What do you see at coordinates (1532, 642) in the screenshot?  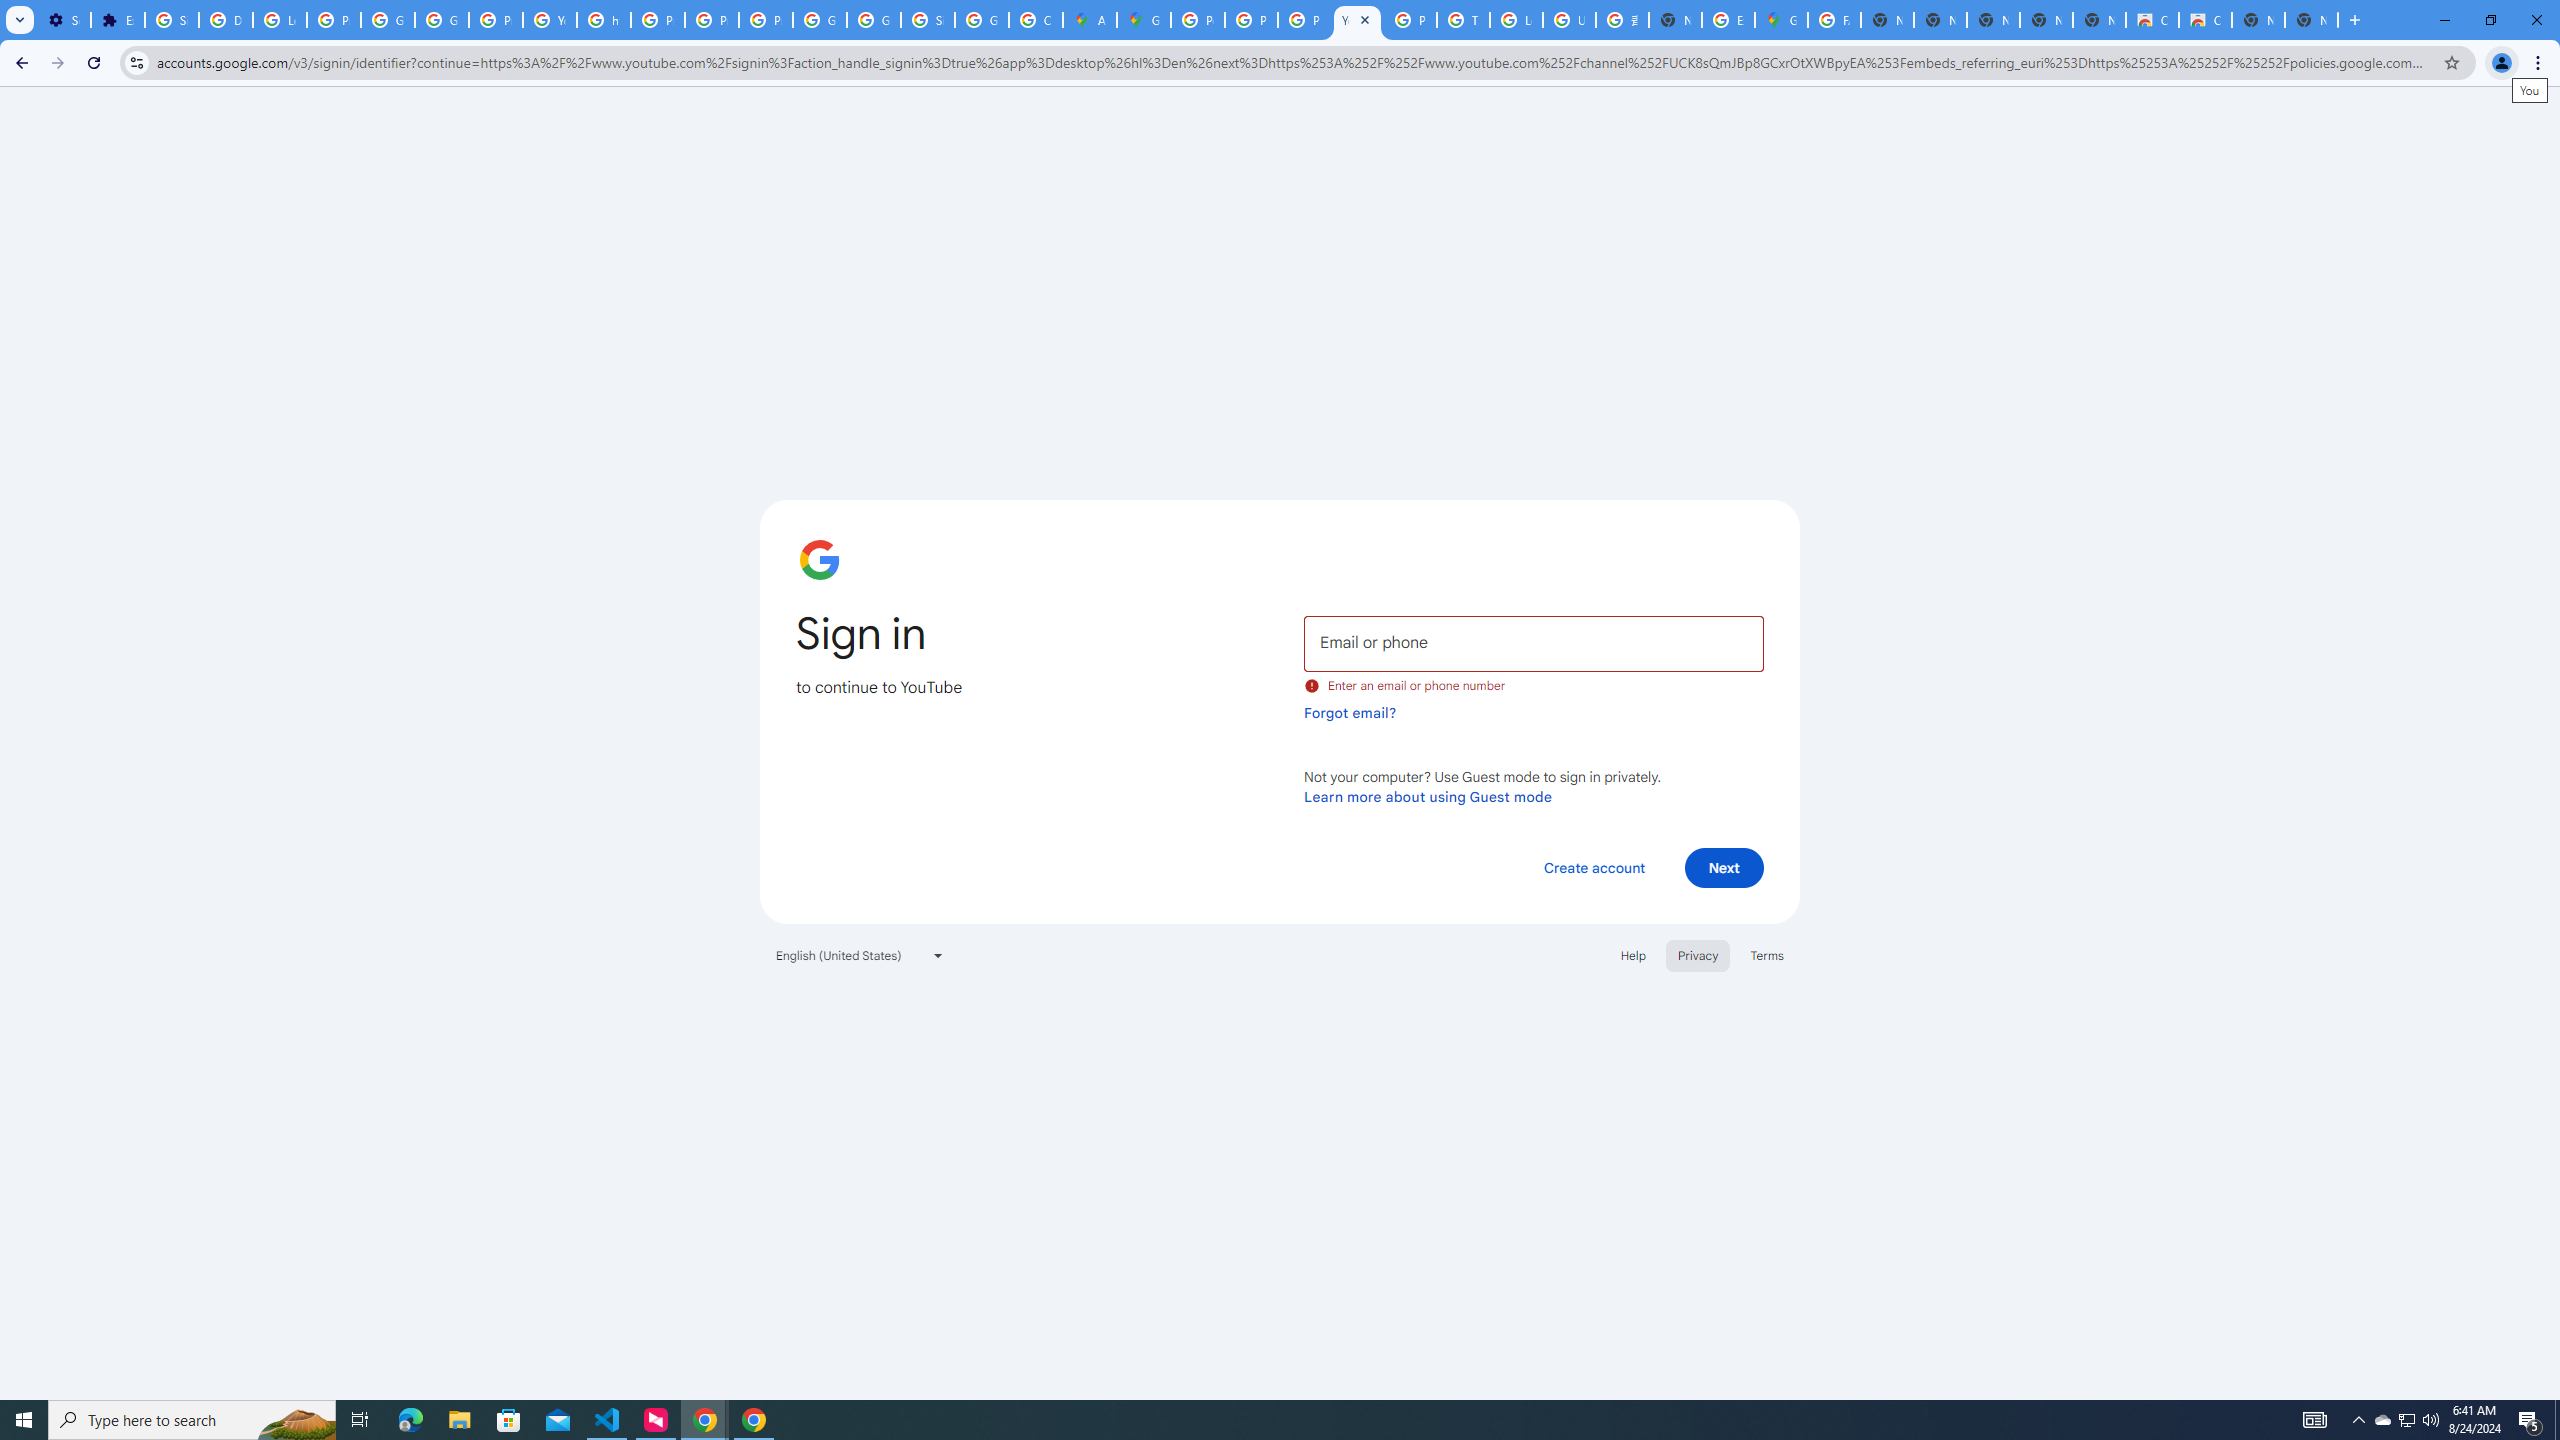 I see `'Email or phone'` at bounding box center [1532, 642].